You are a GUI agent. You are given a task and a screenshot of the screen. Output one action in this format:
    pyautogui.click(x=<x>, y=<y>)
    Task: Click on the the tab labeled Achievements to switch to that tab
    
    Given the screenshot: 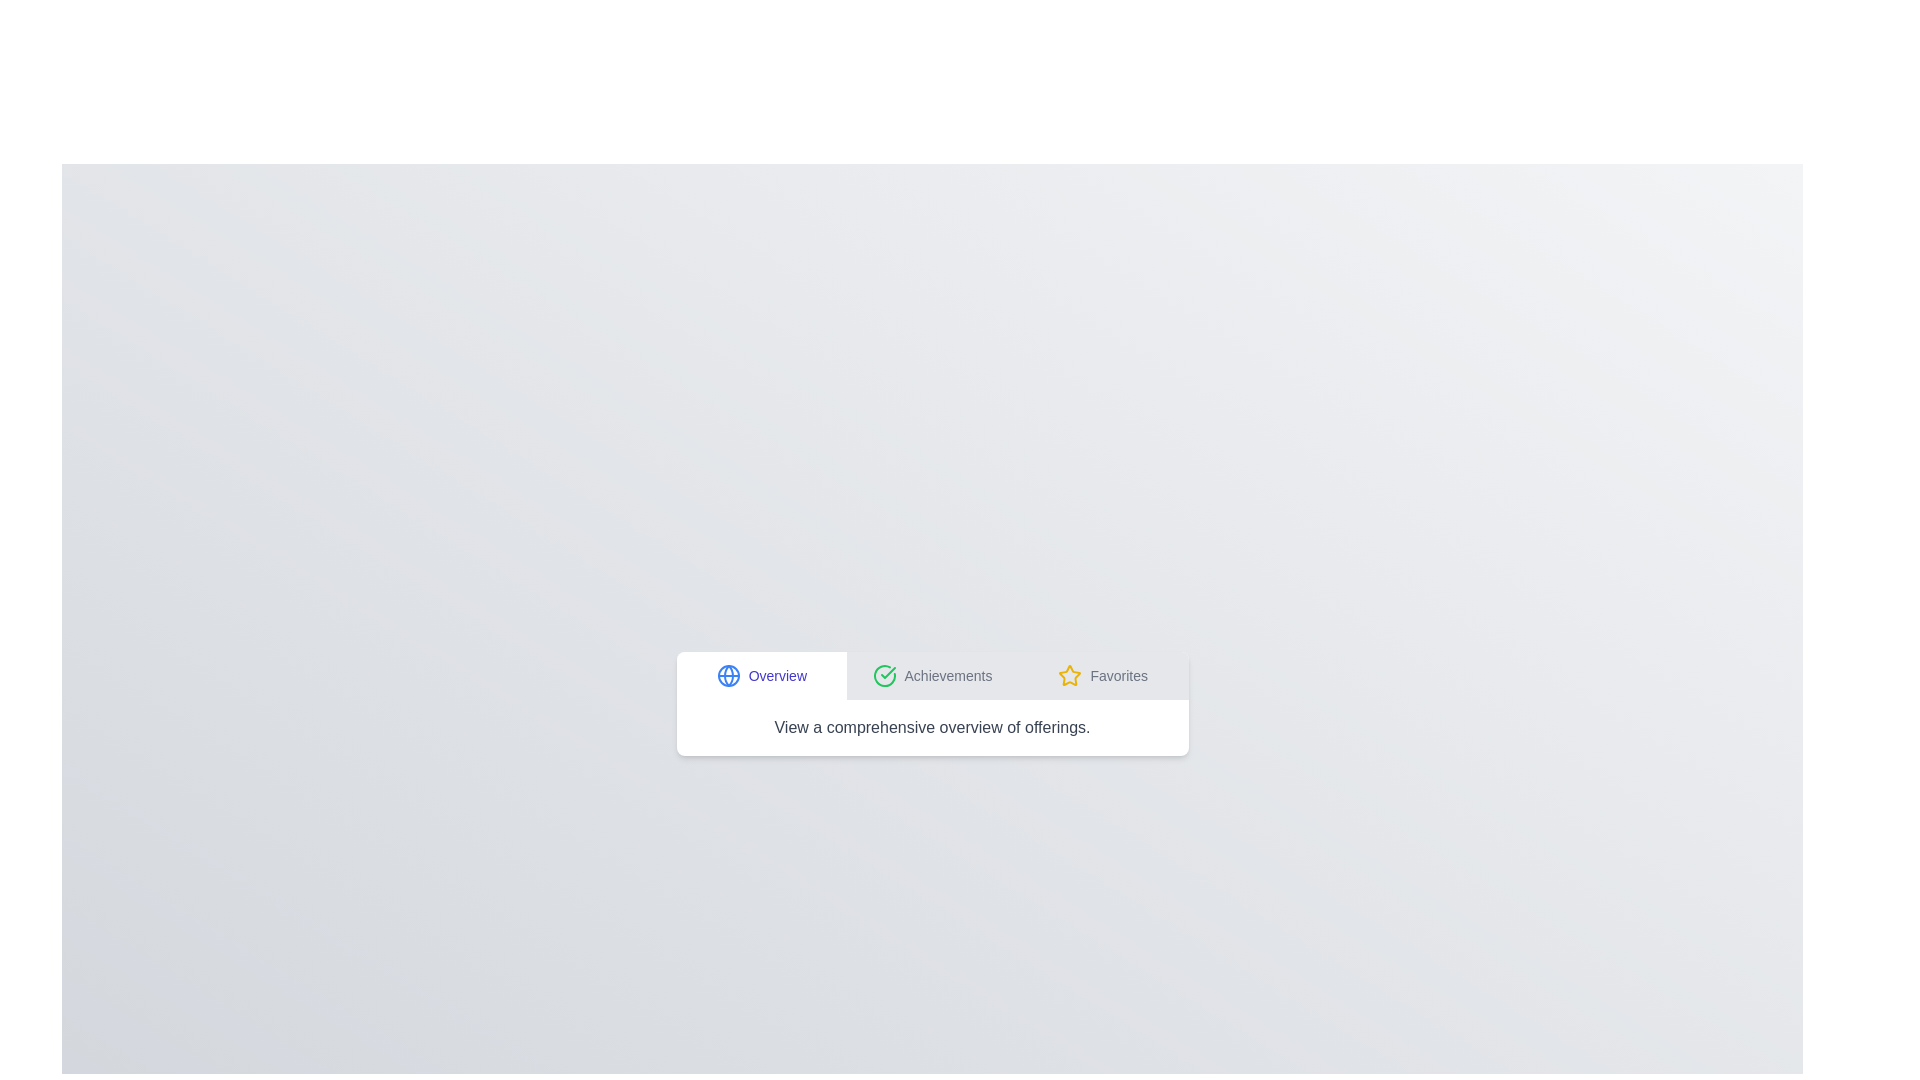 What is the action you would take?
    pyautogui.click(x=931, y=675)
    